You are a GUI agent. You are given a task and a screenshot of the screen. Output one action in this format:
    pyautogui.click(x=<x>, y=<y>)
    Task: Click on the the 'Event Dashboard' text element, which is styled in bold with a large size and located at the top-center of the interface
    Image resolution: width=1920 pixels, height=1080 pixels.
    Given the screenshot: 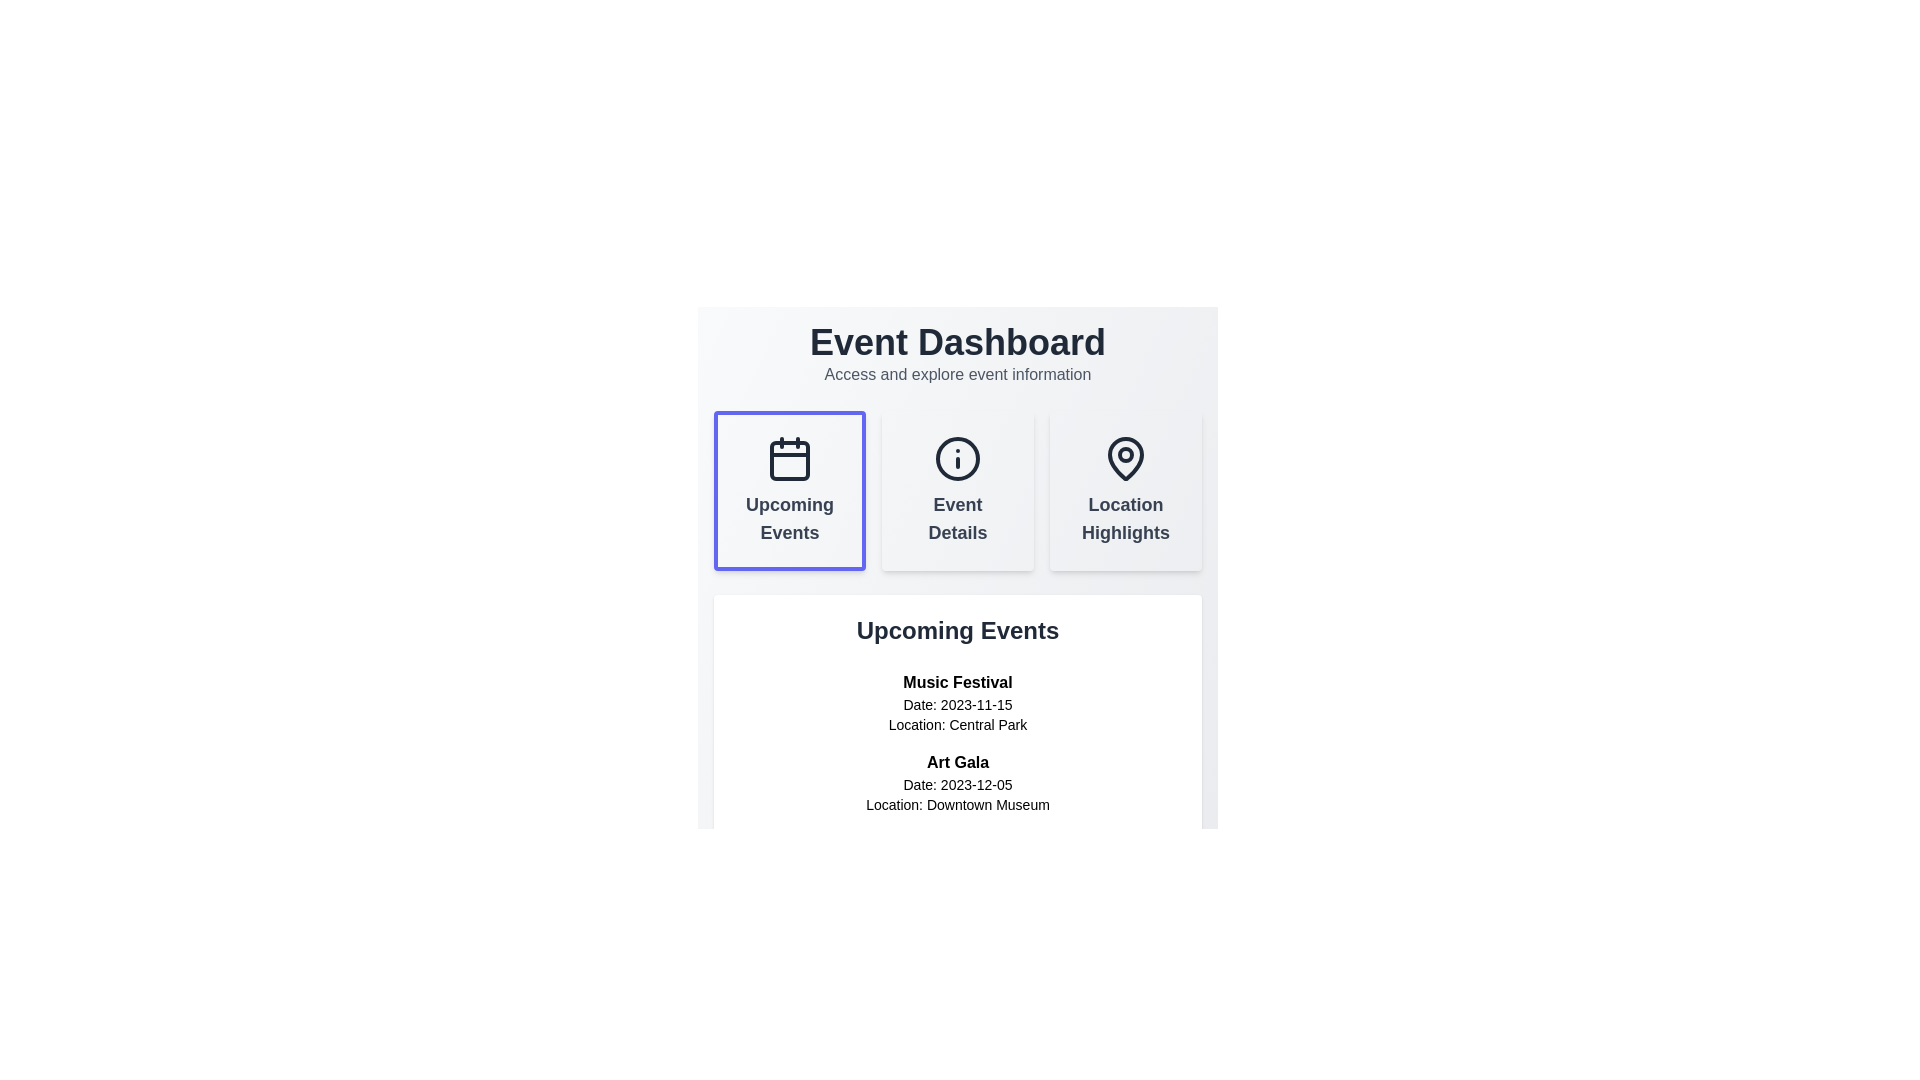 What is the action you would take?
    pyautogui.click(x=957, y=342)
    